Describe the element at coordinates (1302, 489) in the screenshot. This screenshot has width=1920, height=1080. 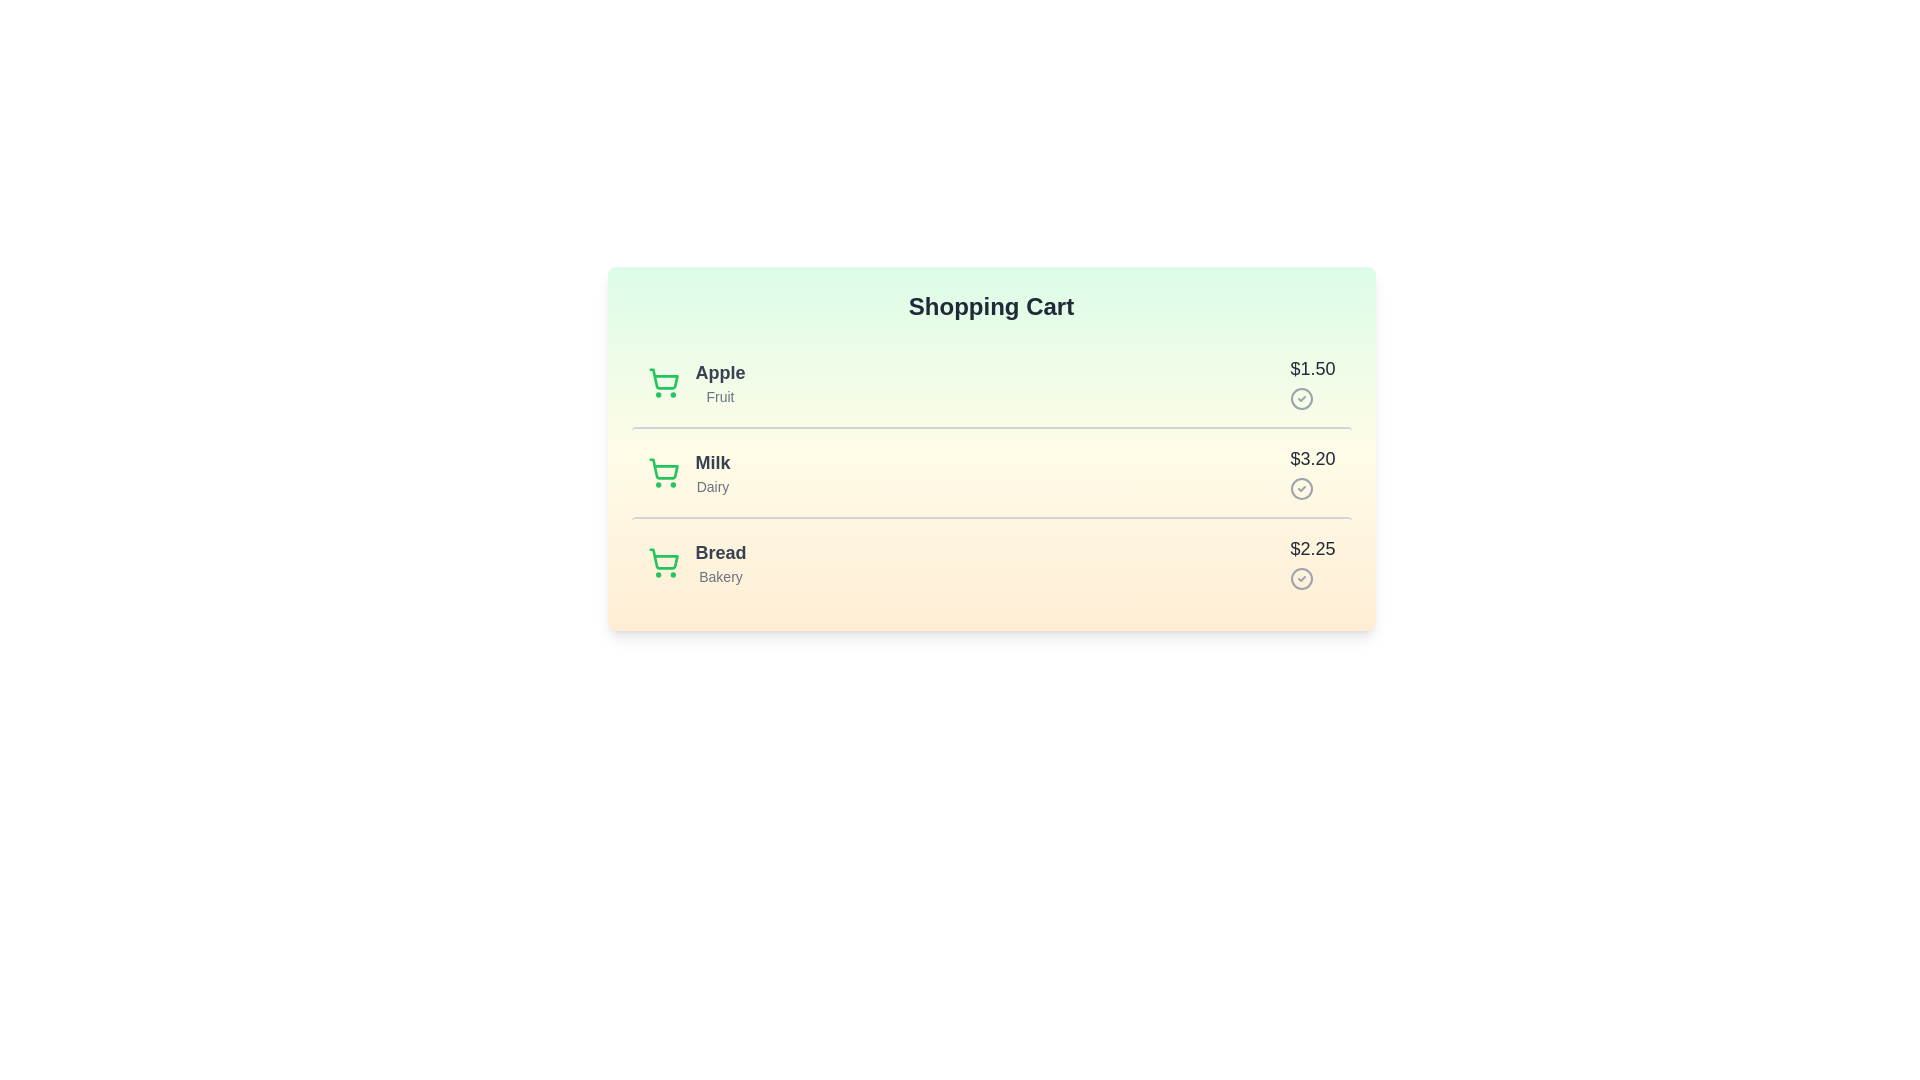
I see `the check circle icon for Milk to mark it as selected or completed` at that location.